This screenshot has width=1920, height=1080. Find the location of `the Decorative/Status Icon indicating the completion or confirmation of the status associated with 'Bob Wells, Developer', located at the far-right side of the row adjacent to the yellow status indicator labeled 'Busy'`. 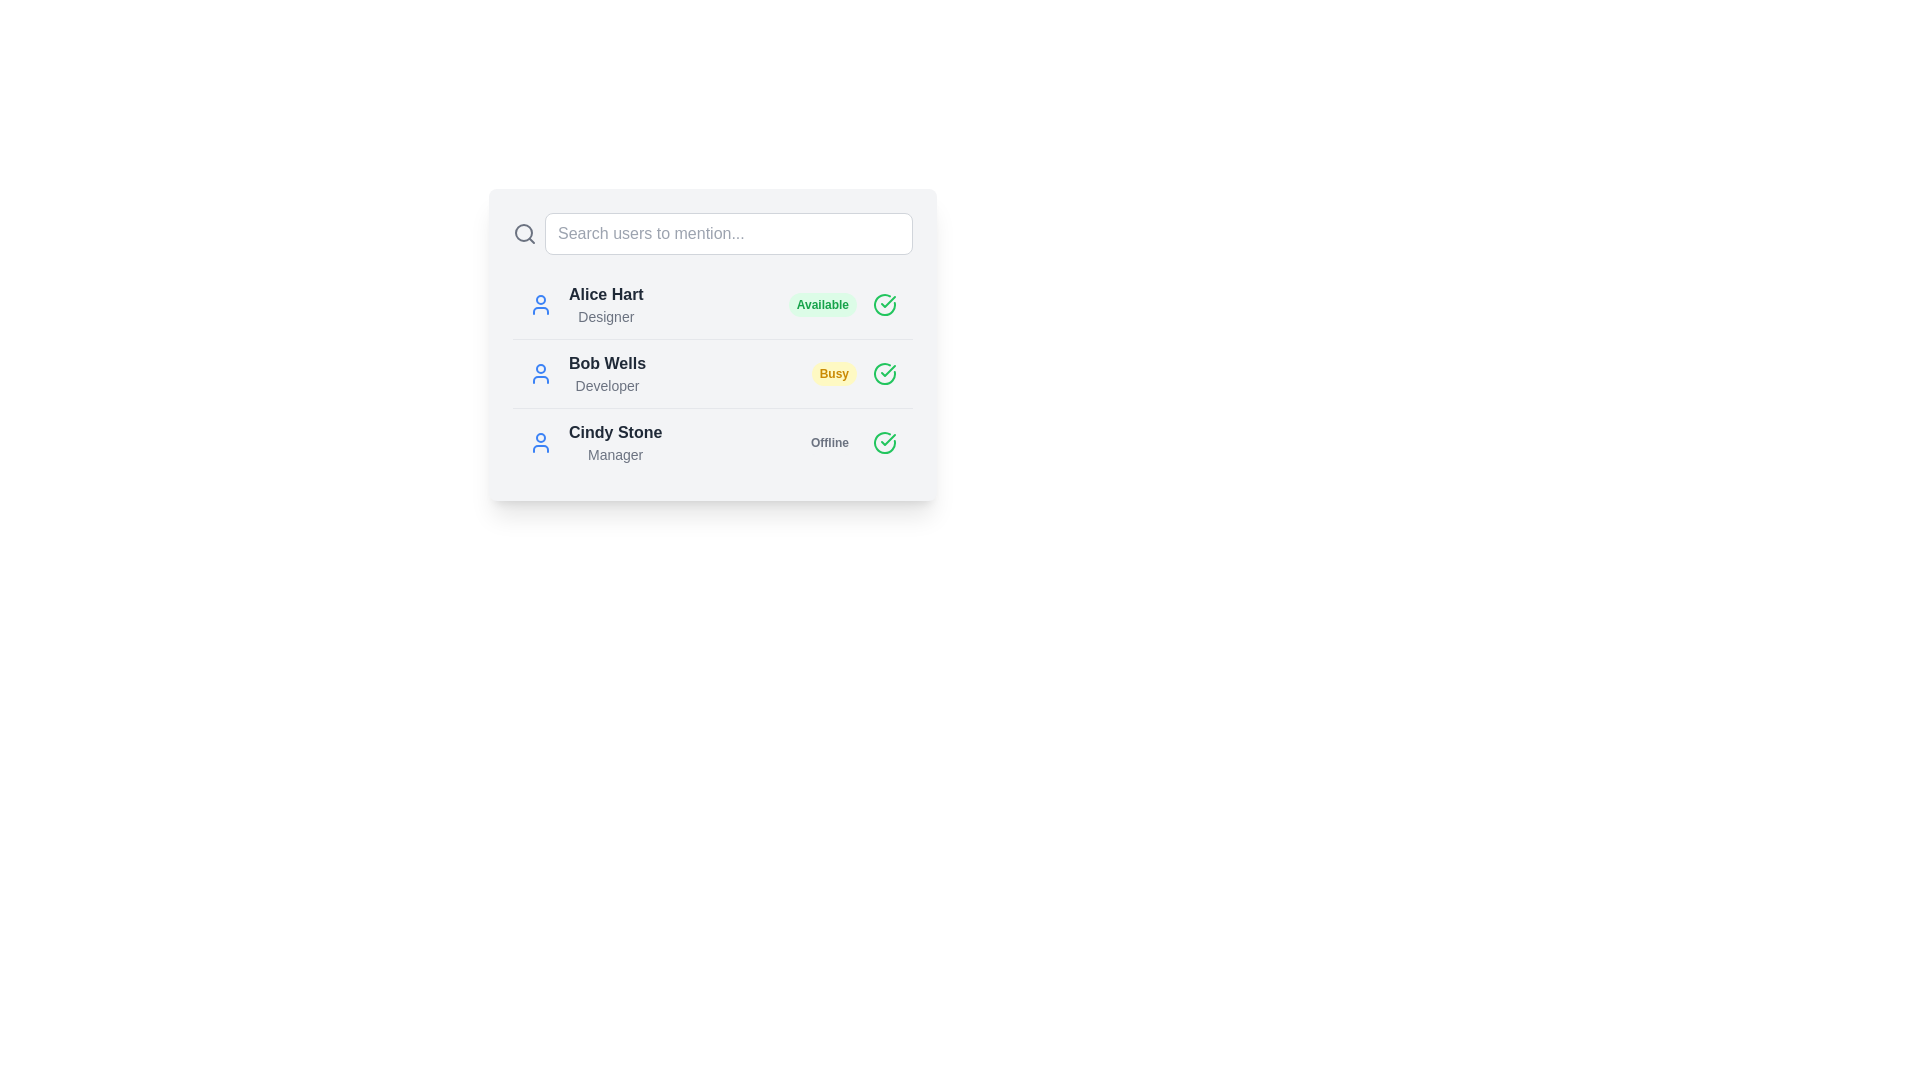

the Decorative/Status Icon indicating the completion or confirmation of the status associated with 'Bob Wells, Developer', located at the far-right side of the row adjacent to the yellow status indicator labeled 'Busy' is located at coordinates (883, 374).